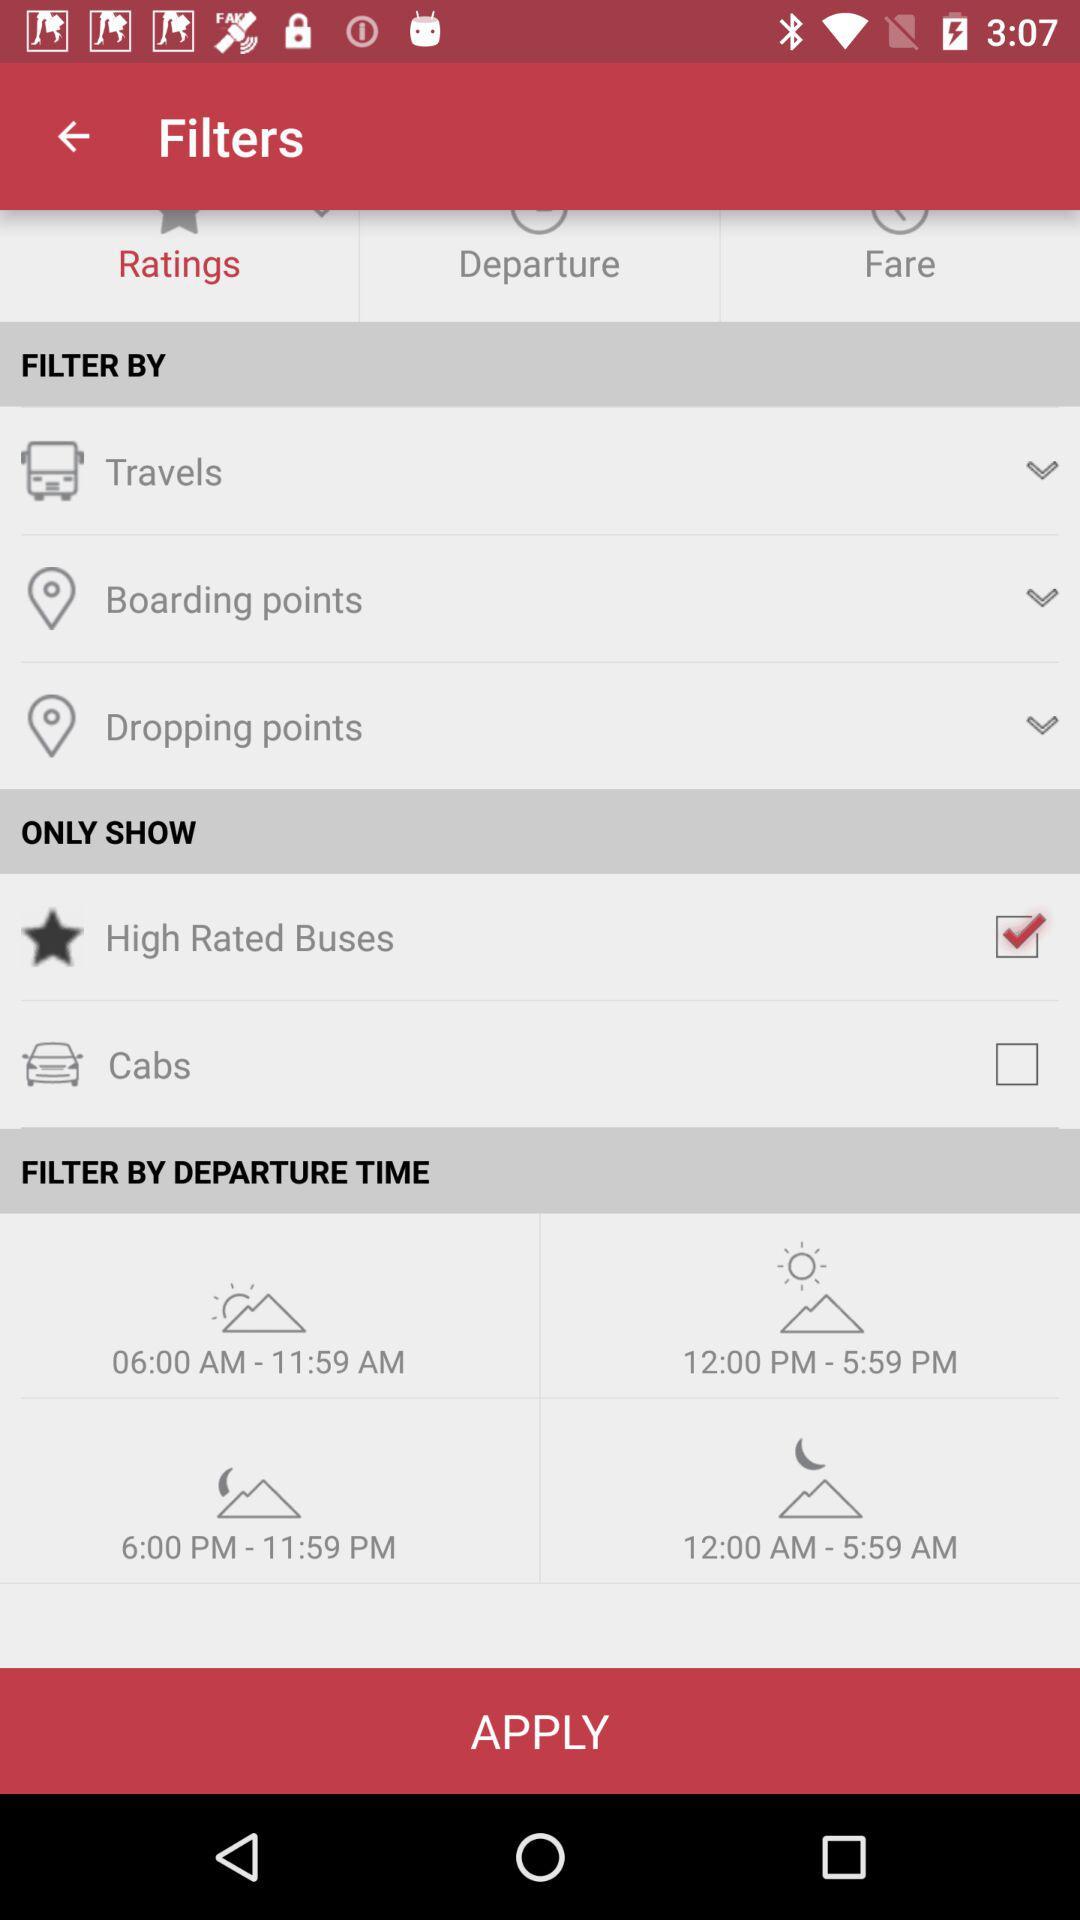 The width and height of the screenshot is (1080, 1920). Describe the element at coordinates (257, 1286) in the screenshot. I see `filter option` at that location.